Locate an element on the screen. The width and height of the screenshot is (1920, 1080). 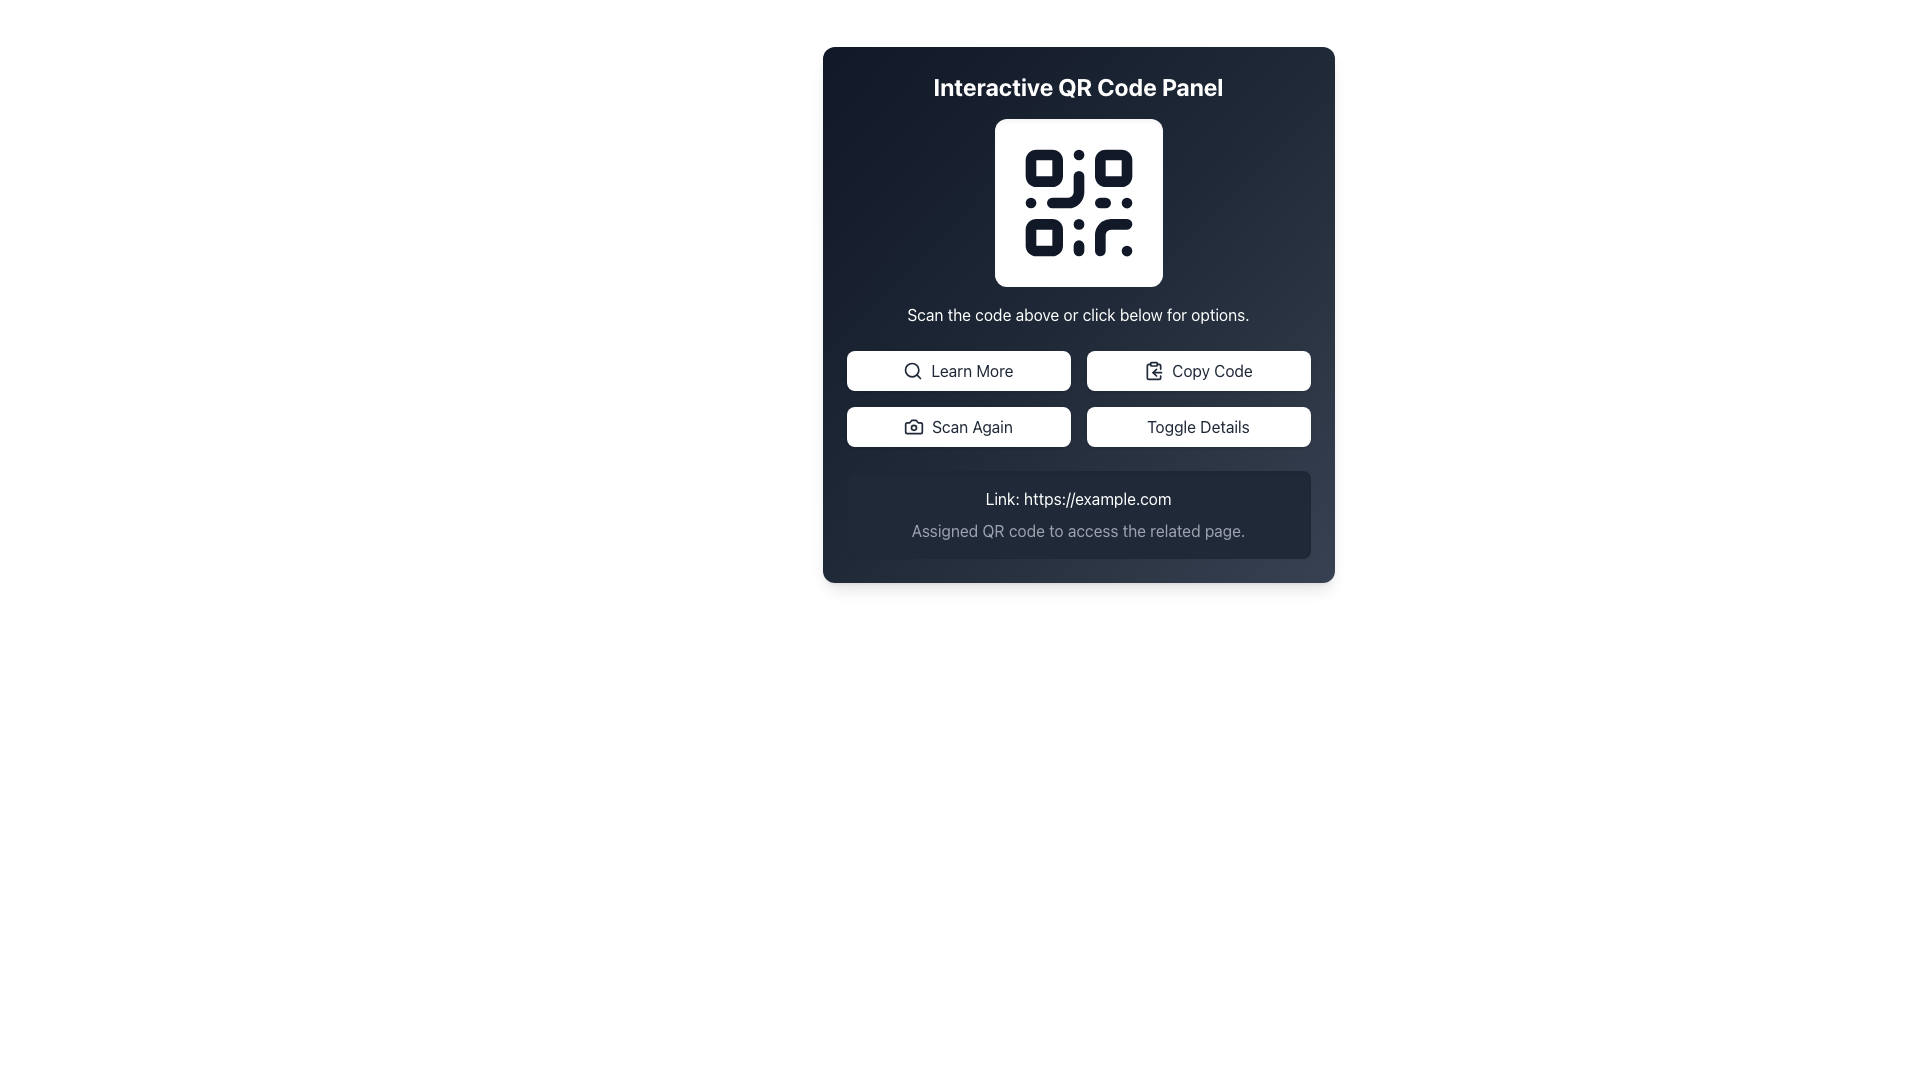
the second button in the grid, located at the top right, to observe the hover effect is located at coordinates (1198, 370).